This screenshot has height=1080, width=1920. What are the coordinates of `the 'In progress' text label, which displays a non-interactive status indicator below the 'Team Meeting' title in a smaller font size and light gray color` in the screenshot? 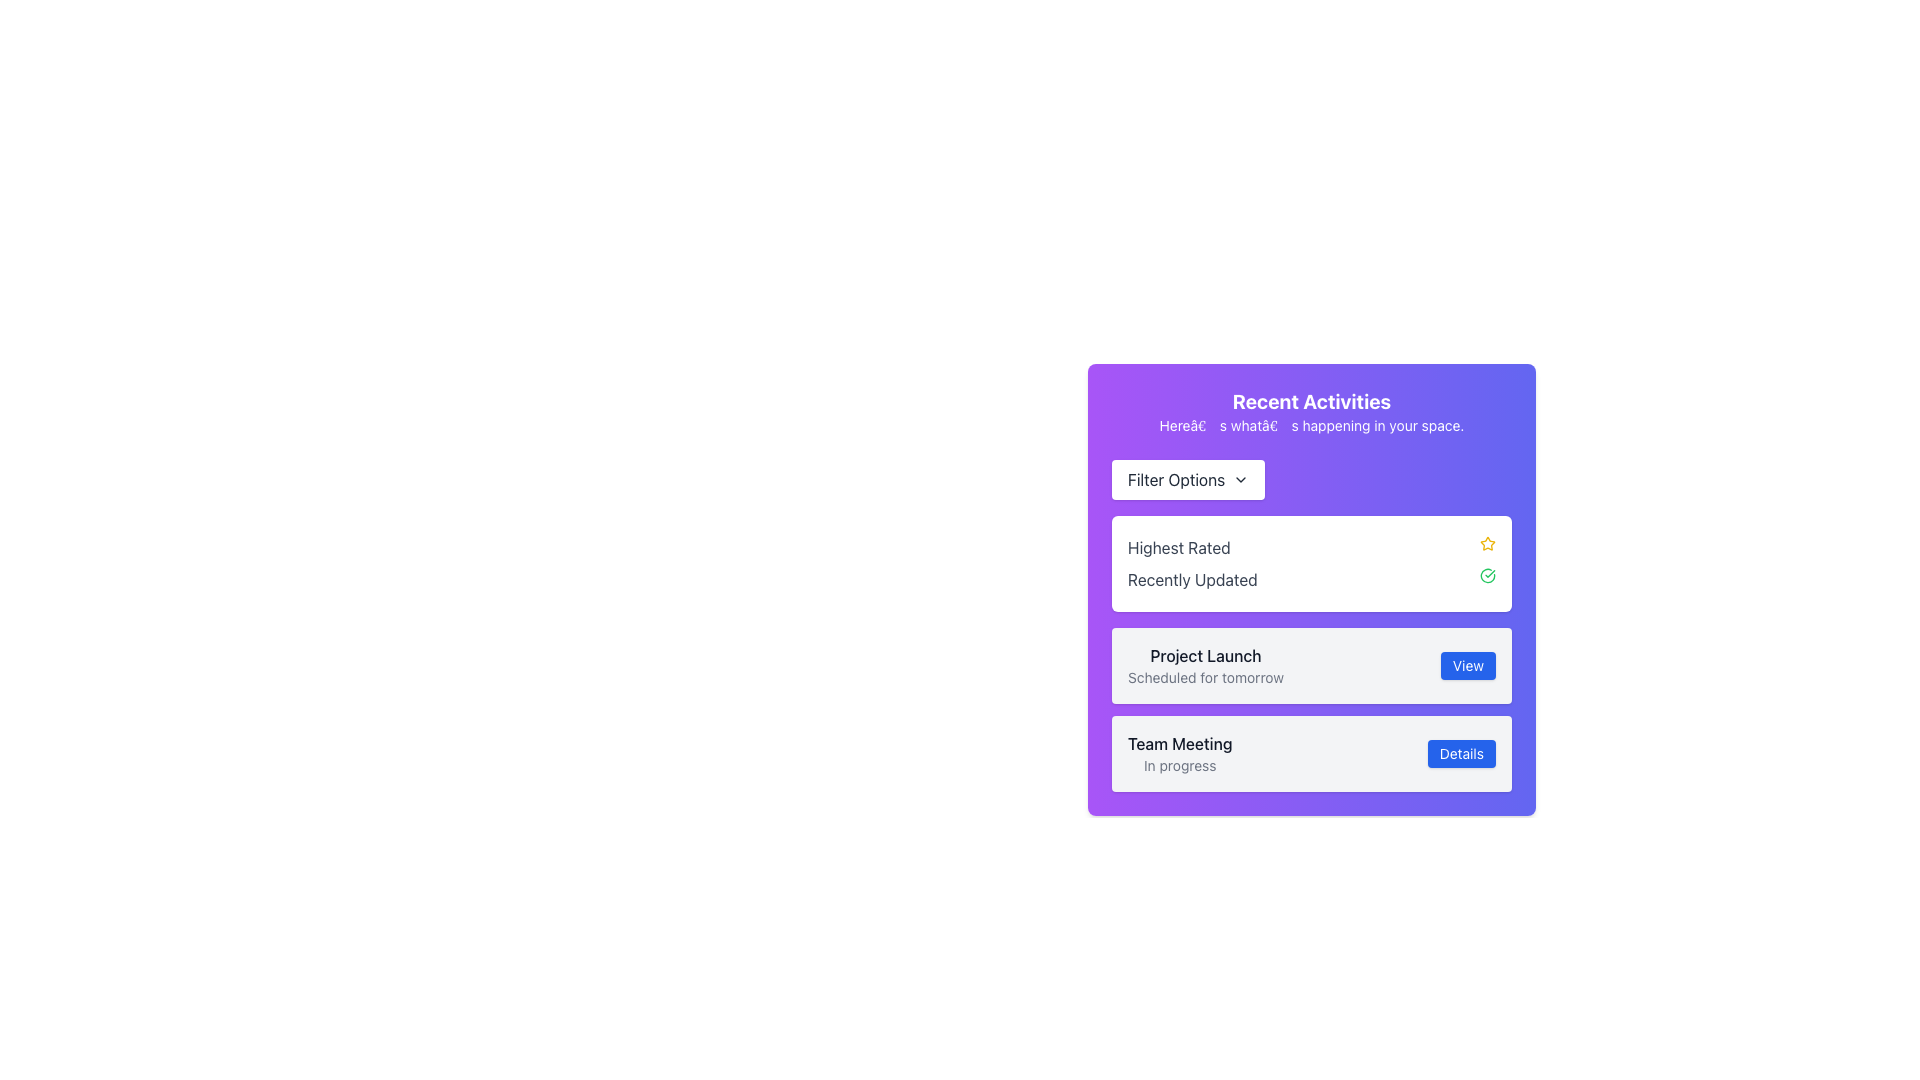 It's located at (1180, 765).